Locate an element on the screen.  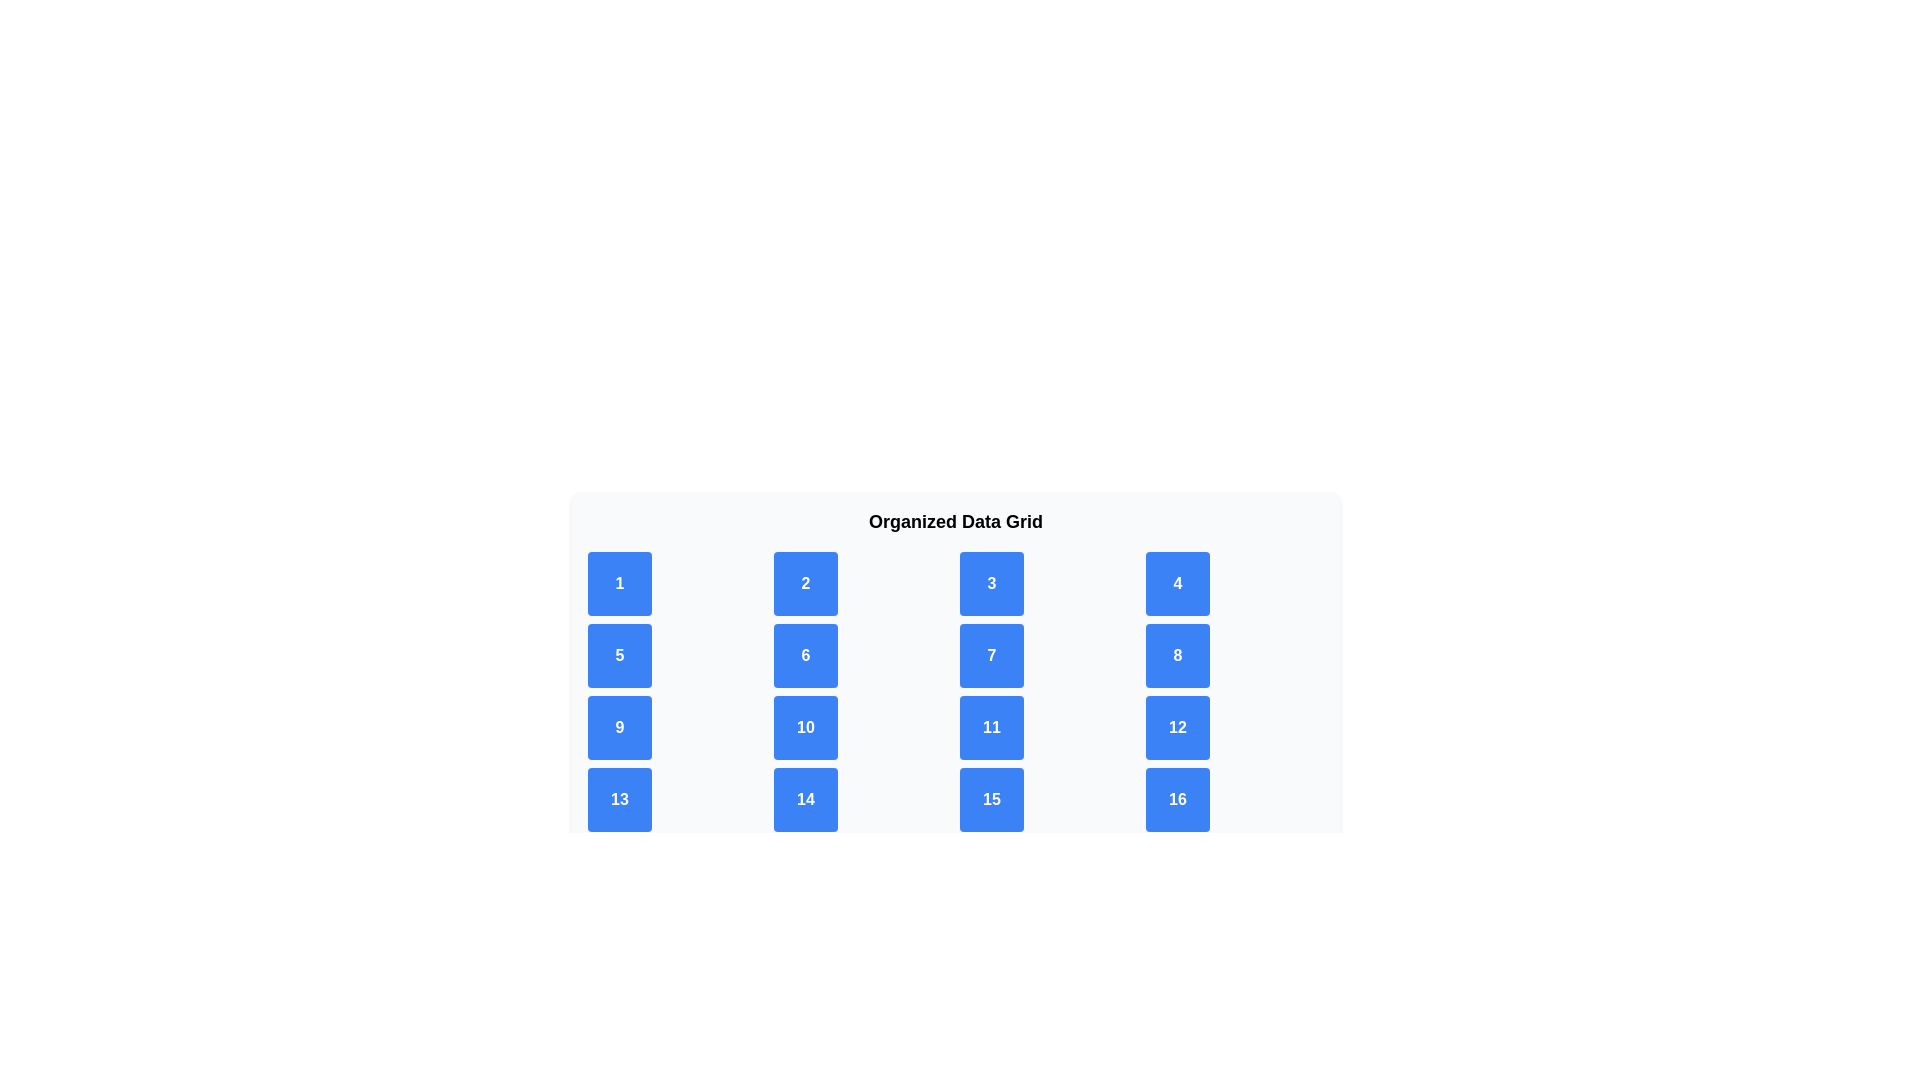
the selectable grid item button associated with the number '5', located in the second row and first column of a 4x4 grid layout is located at coordinates (618, 655).